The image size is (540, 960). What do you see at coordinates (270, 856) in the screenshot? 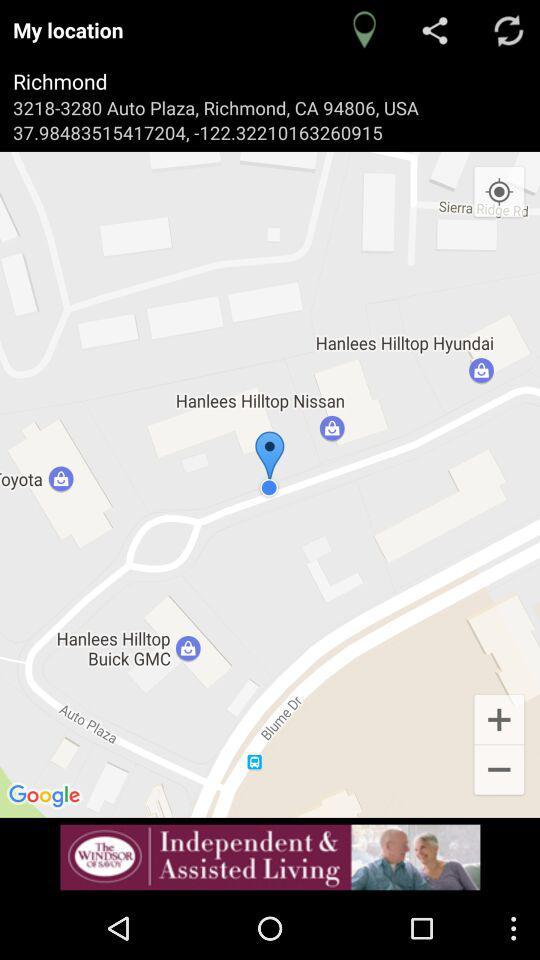
I see `click advertisement` at bounding box center [270, 856].